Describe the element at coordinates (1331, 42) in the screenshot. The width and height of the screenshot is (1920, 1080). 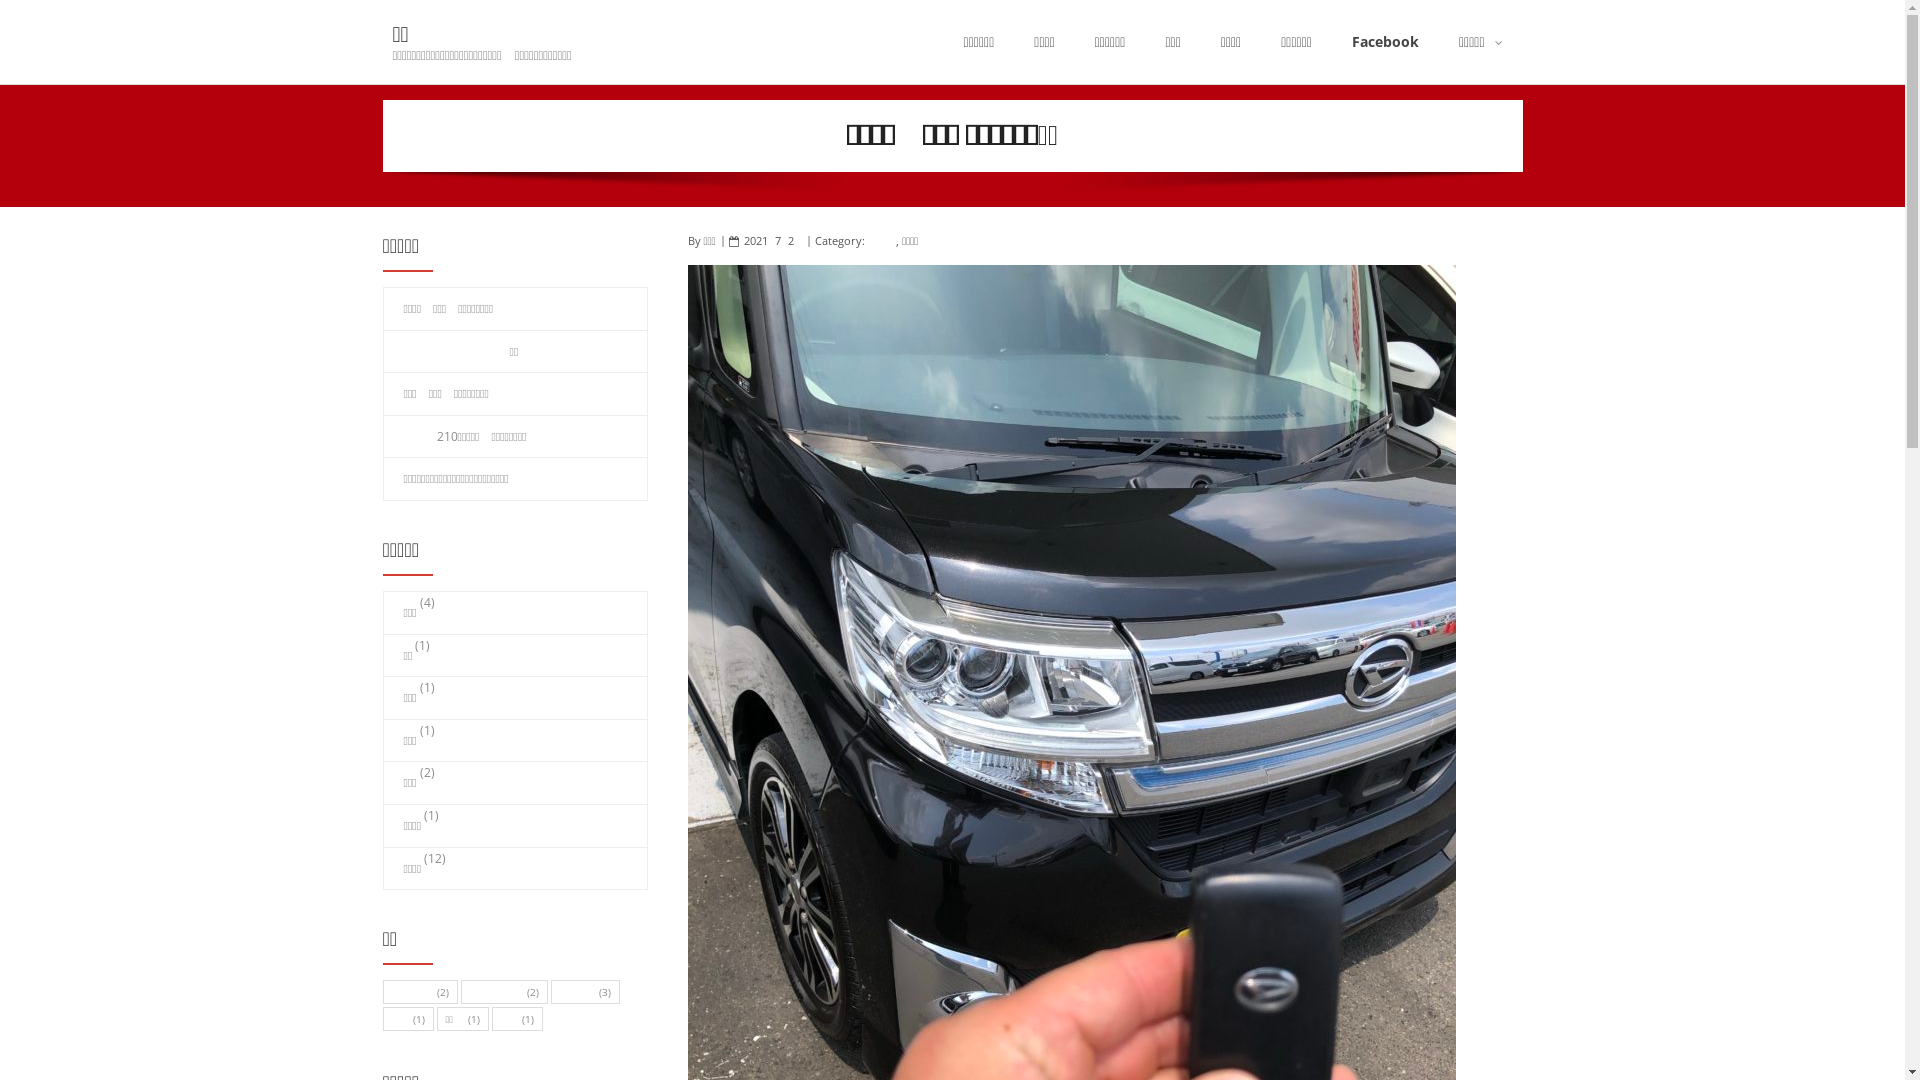
I see `'Facebook'` at that location.